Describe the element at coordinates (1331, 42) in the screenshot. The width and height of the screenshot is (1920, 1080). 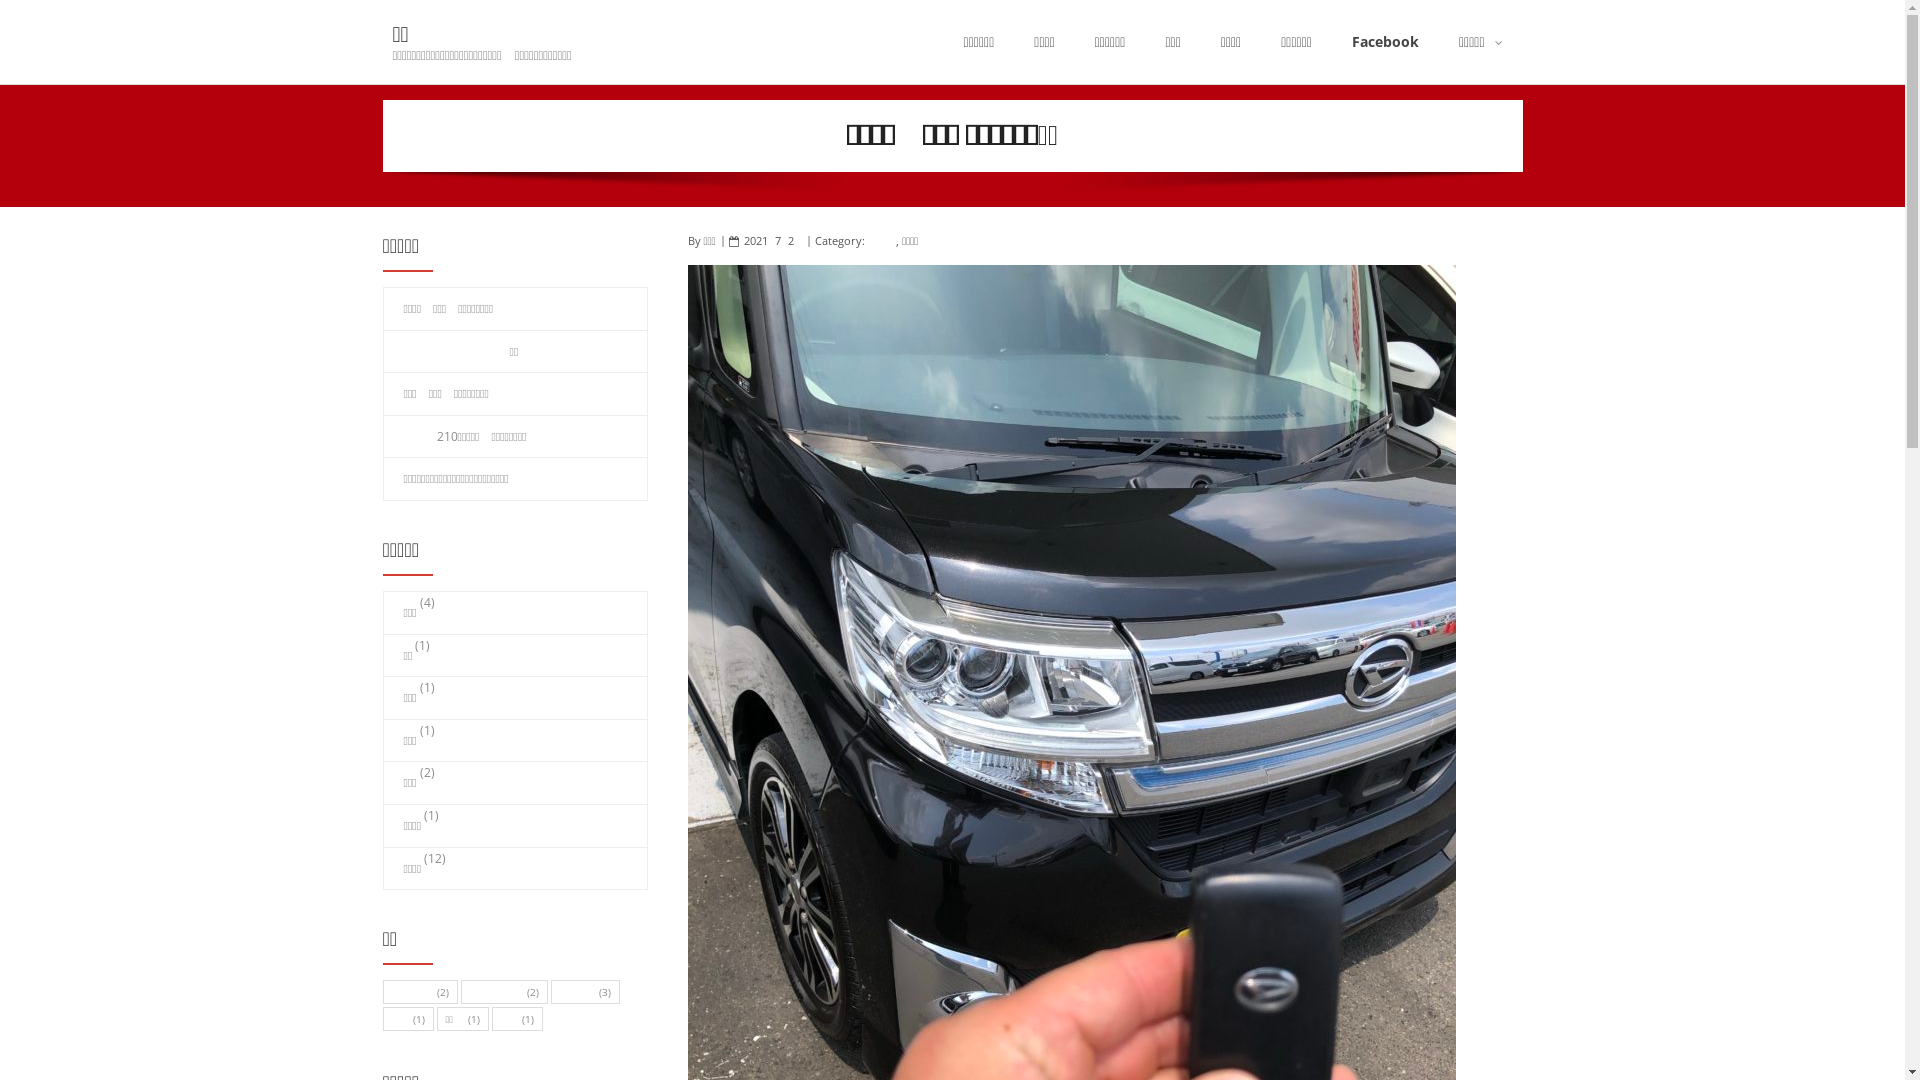
I see `'Facebook'` at that location.